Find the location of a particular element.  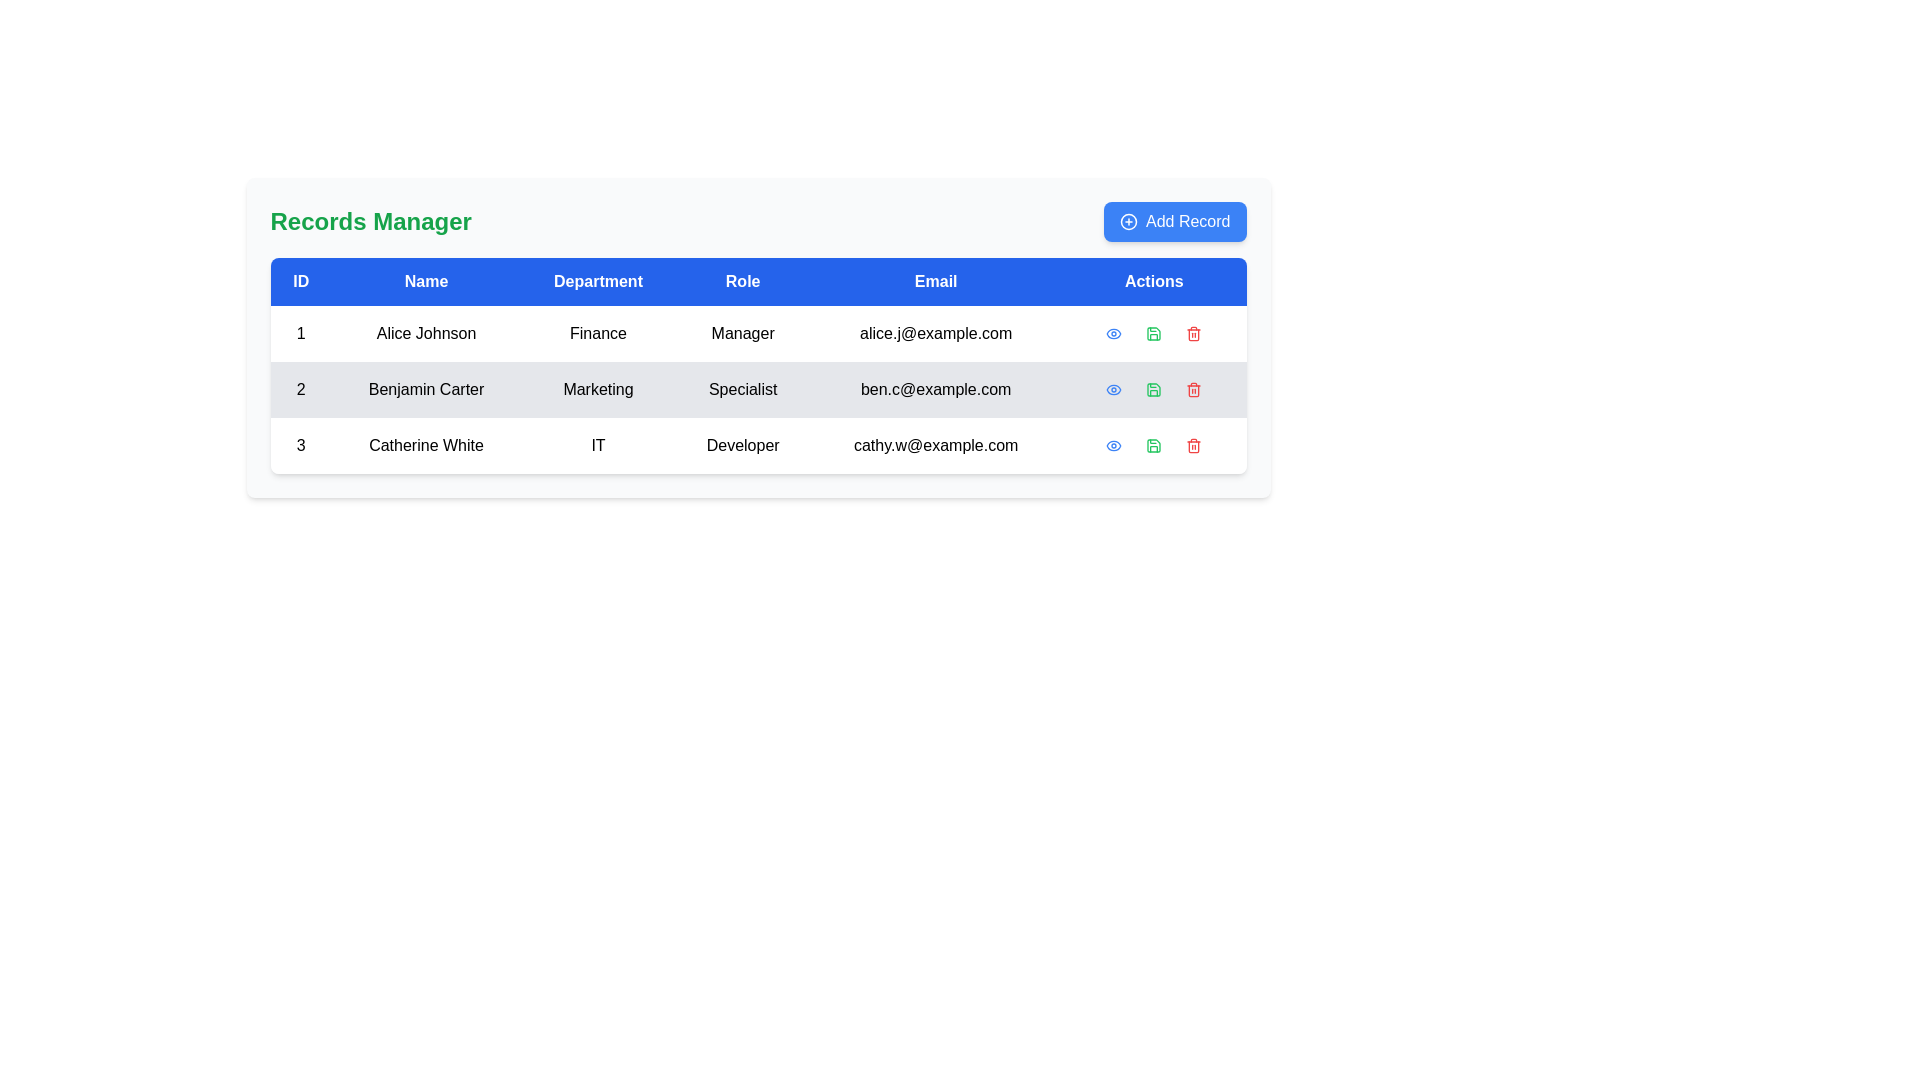

the Save icon located in the Actions column of the first row of the table is located at coordinates (1154, 333).